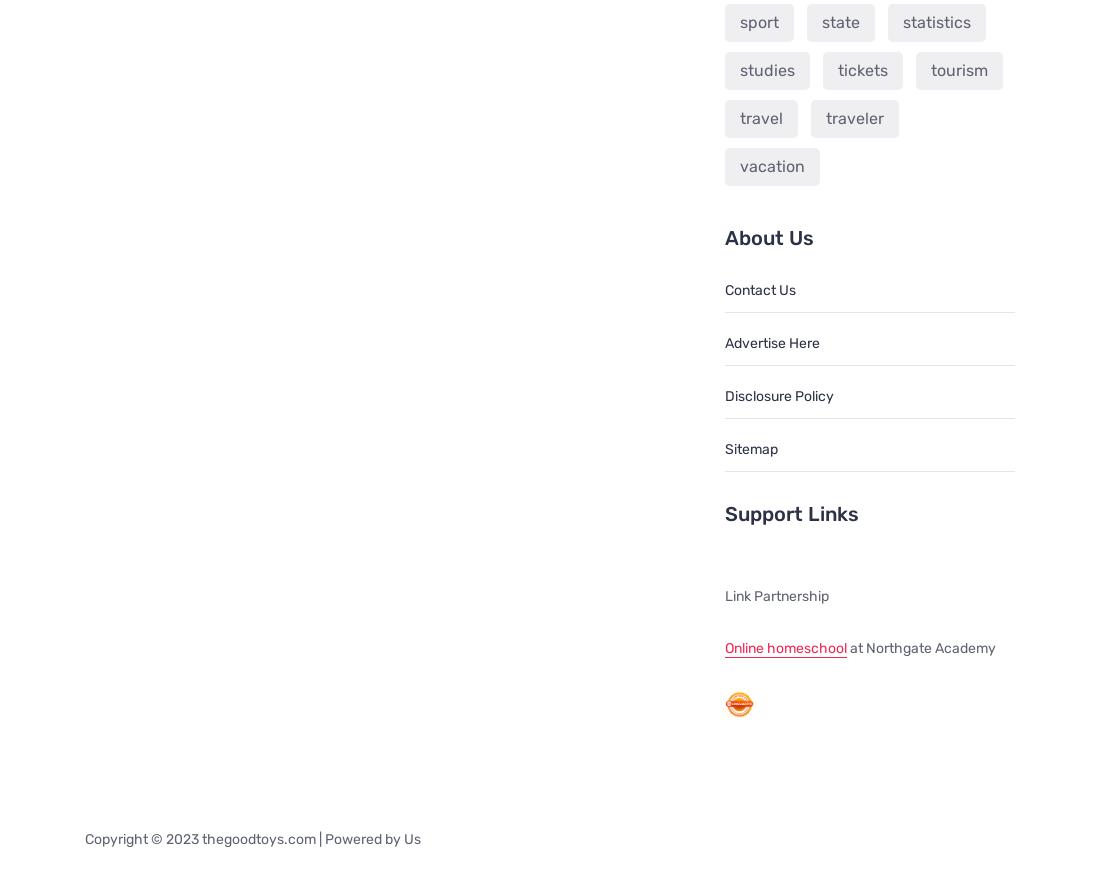 Image resolution: width=1100 pixels, height=879 pixels. What do you see at coordinates (825, 116) in the screenshot?
I see `'traveler'` at bounding box center [825, 116].